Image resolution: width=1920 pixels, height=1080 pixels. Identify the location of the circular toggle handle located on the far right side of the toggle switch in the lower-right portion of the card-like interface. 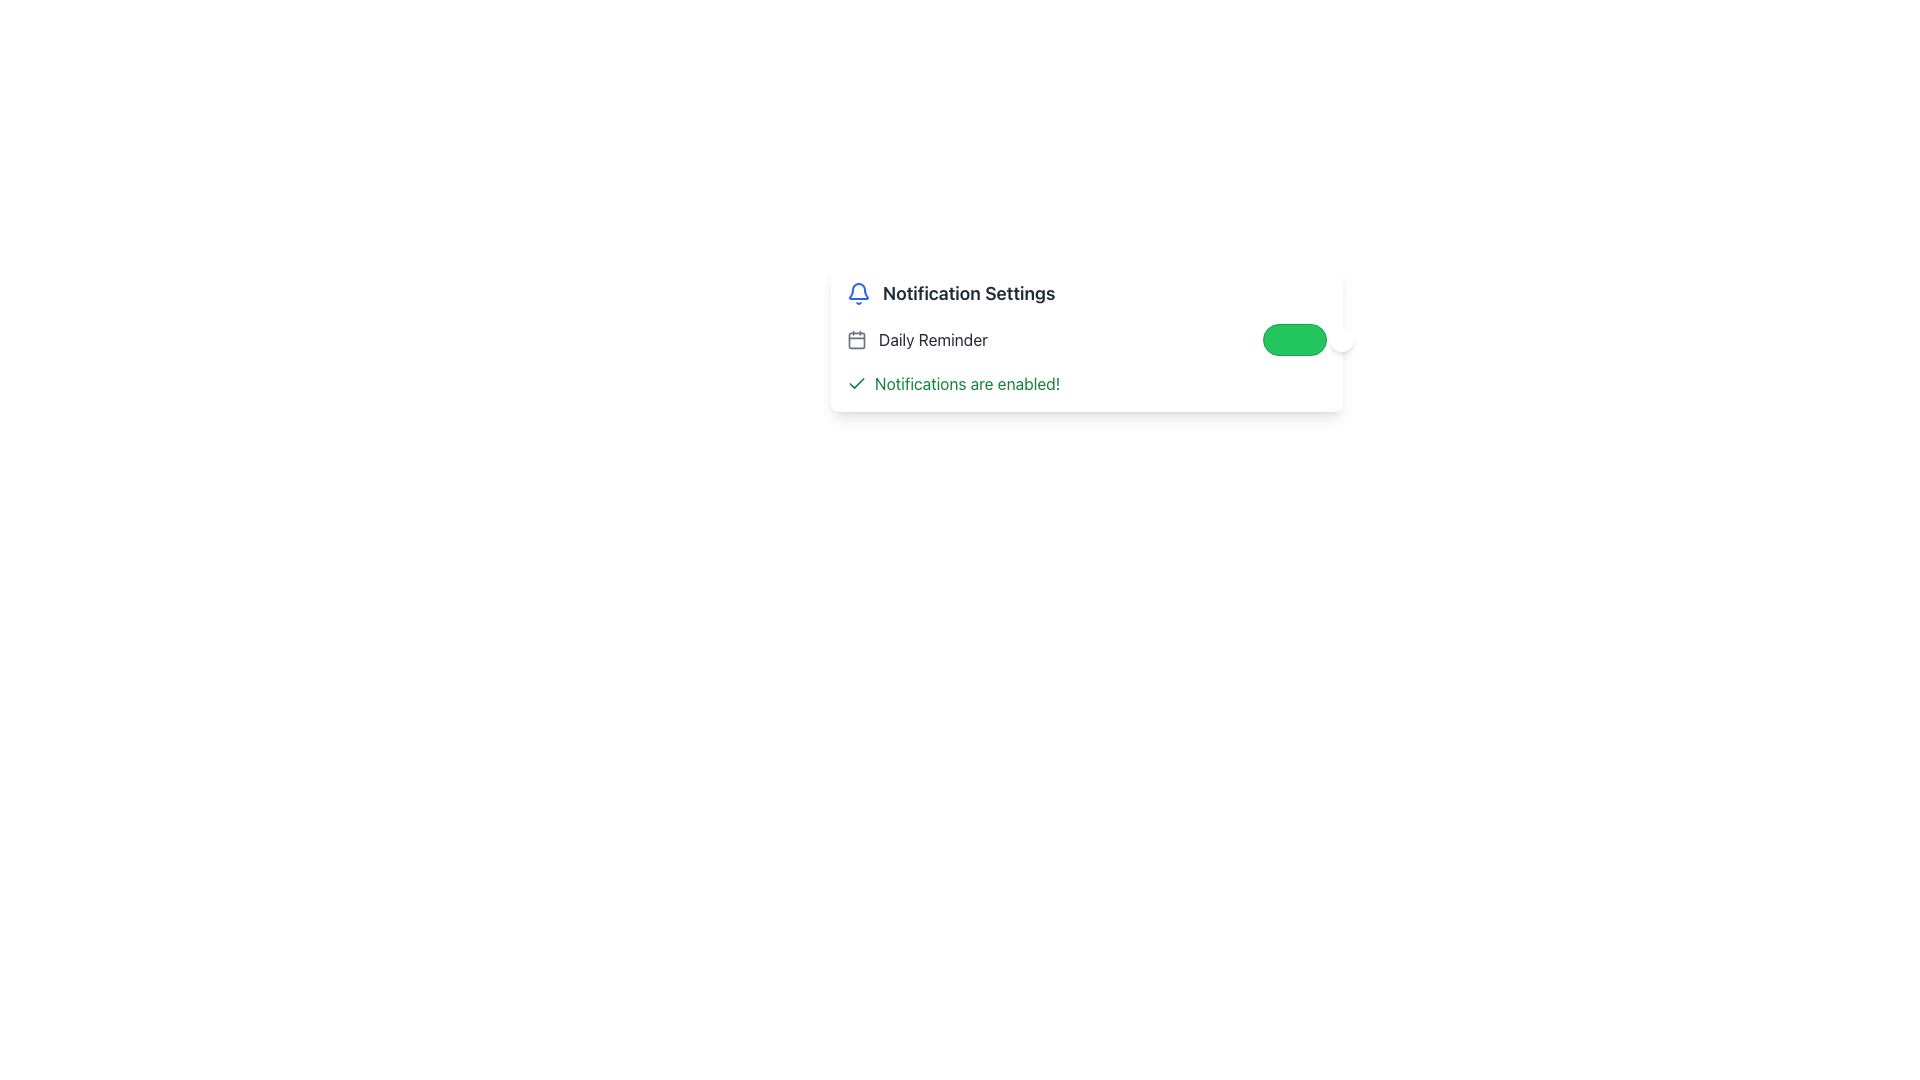
(1342, 338).